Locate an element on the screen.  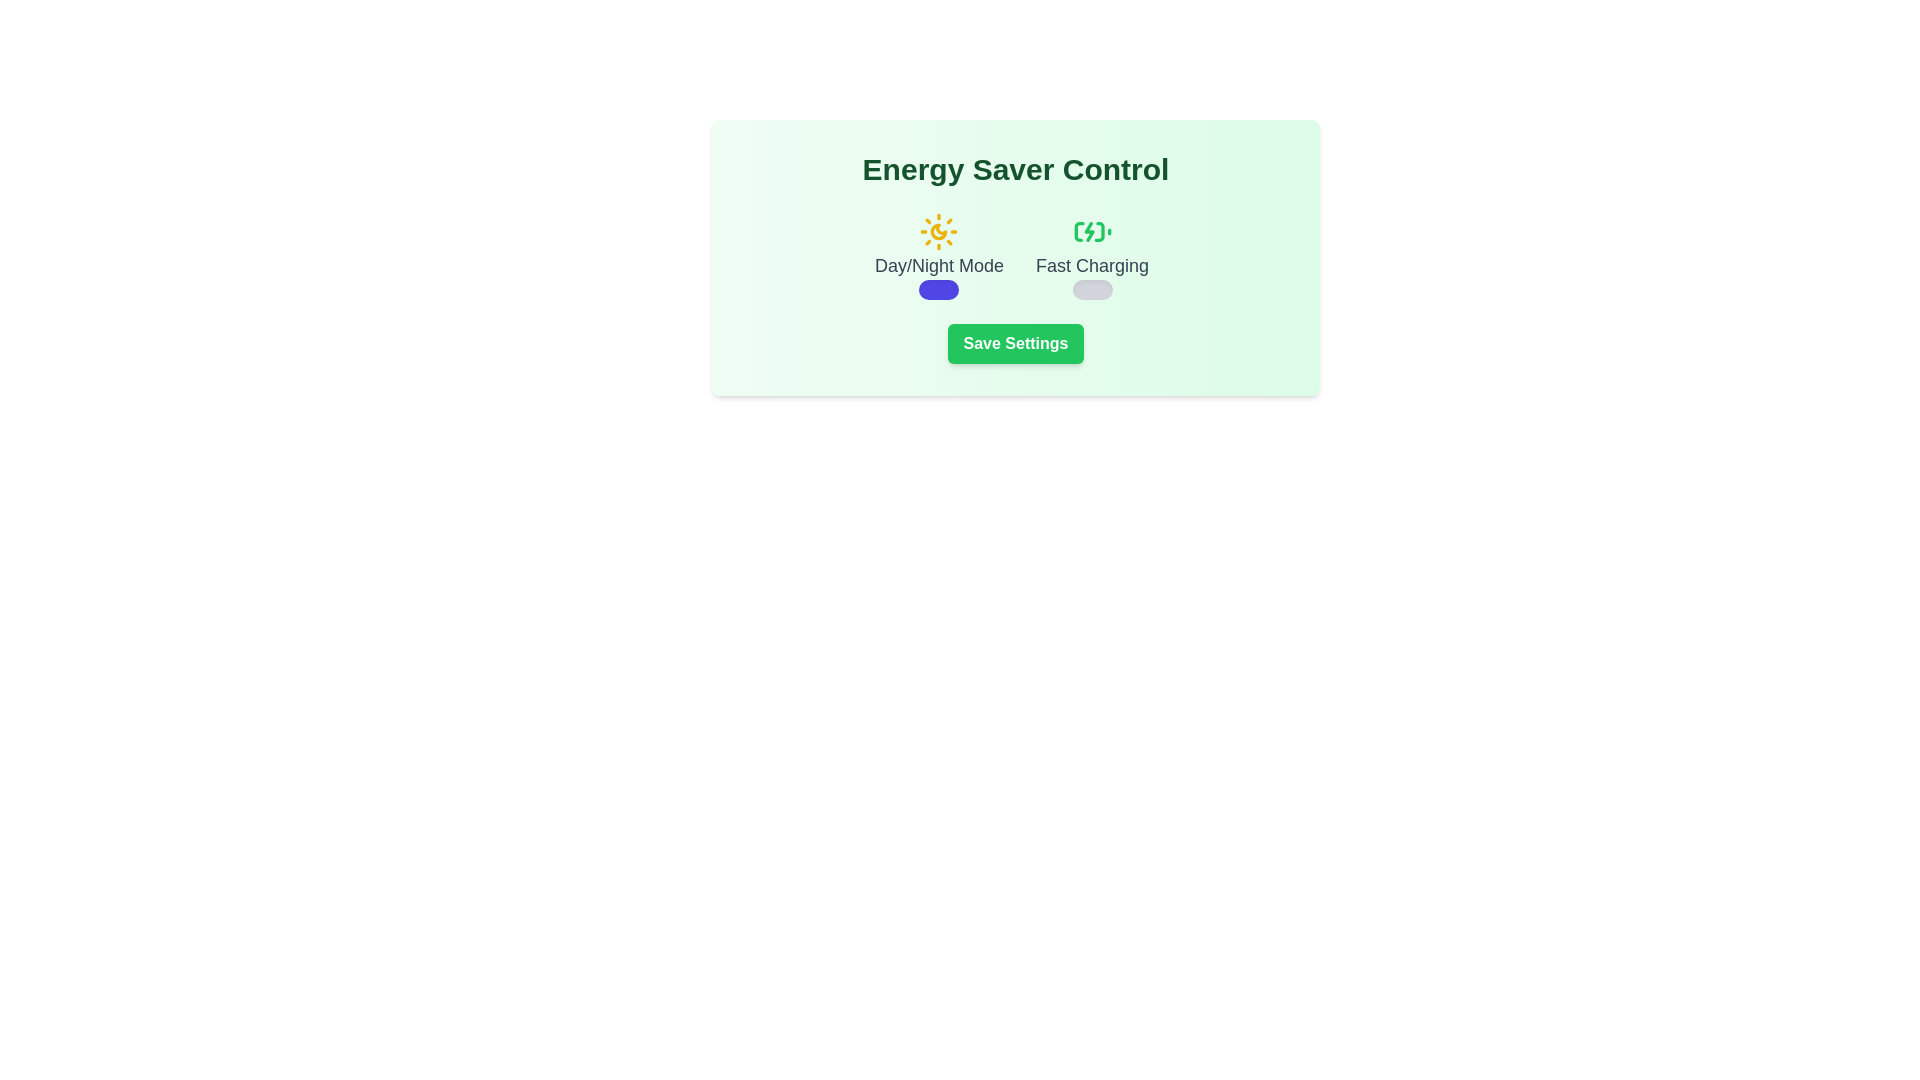
the 'Fast Charging' switch to toggle its state is located at coordinates (1091, 289).